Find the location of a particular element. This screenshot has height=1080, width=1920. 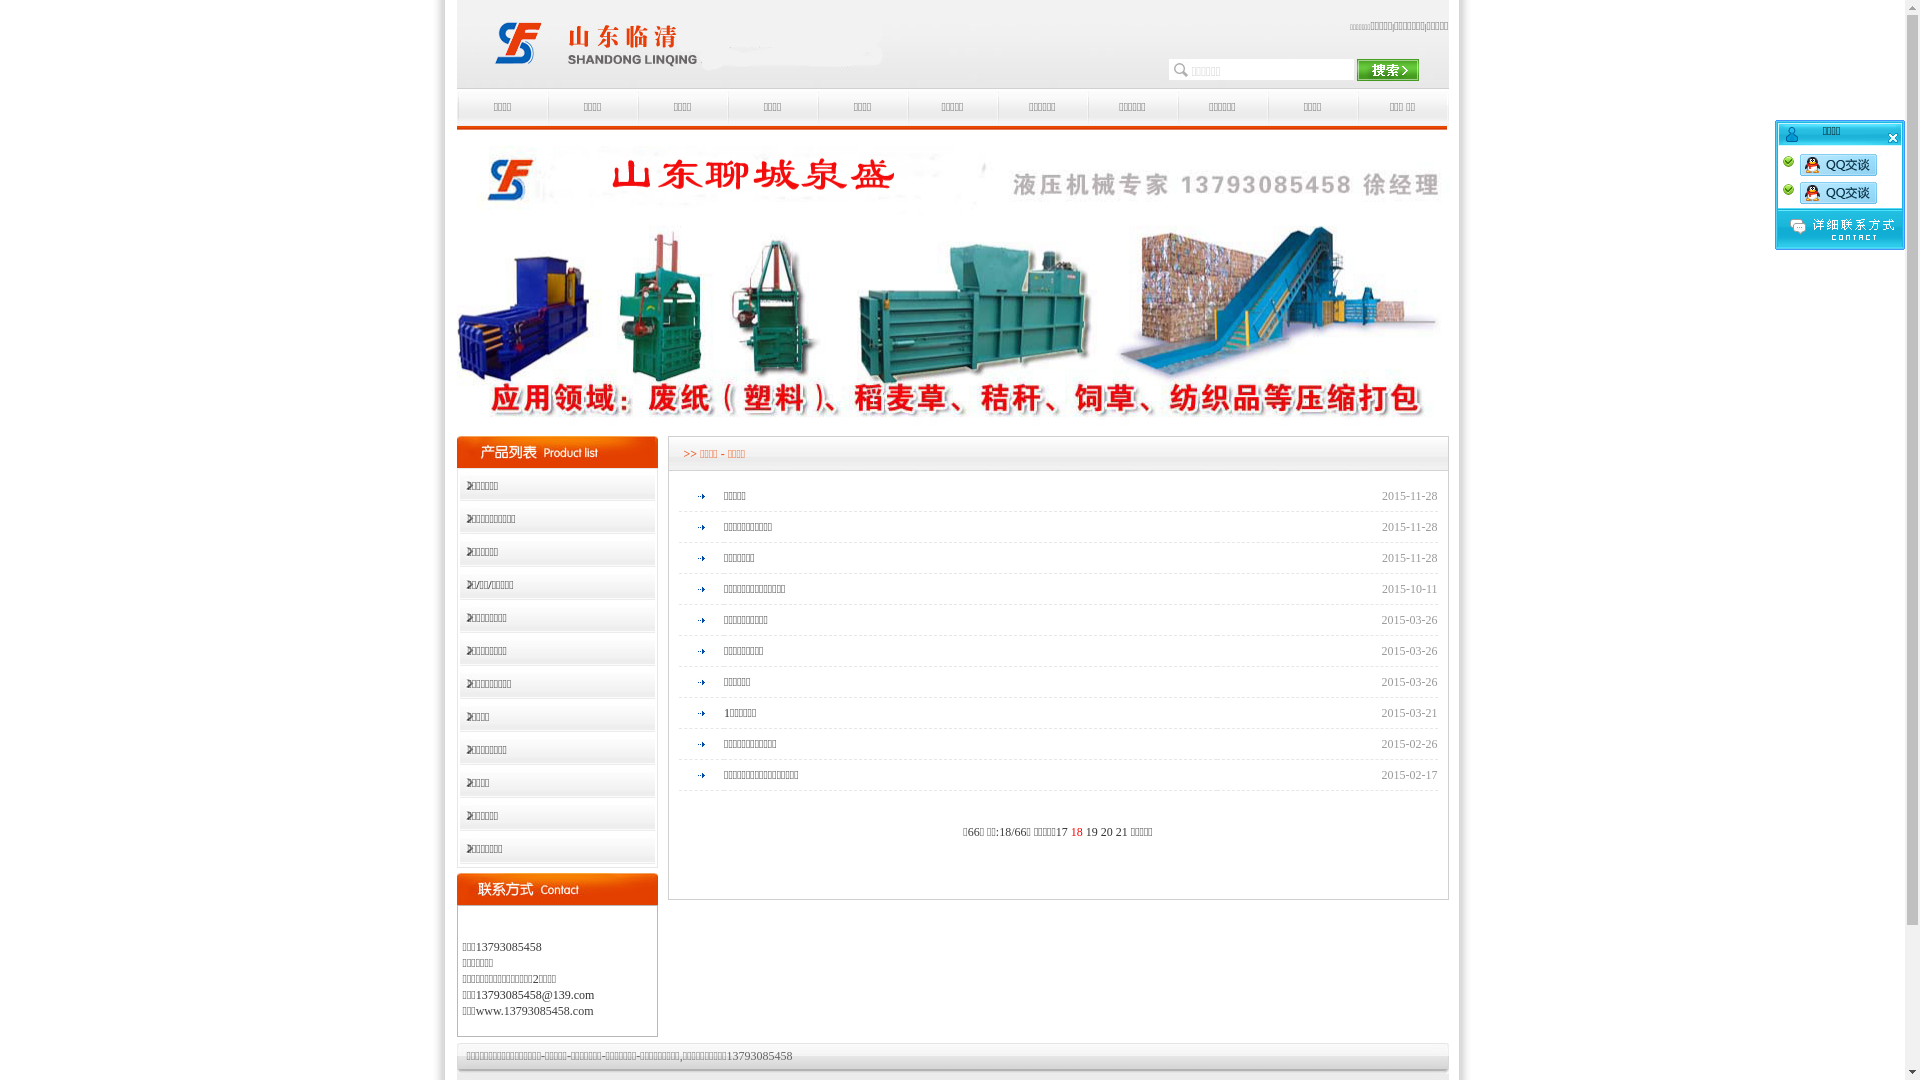

'13793085458@139.com' is located at coordinates (474, 995).